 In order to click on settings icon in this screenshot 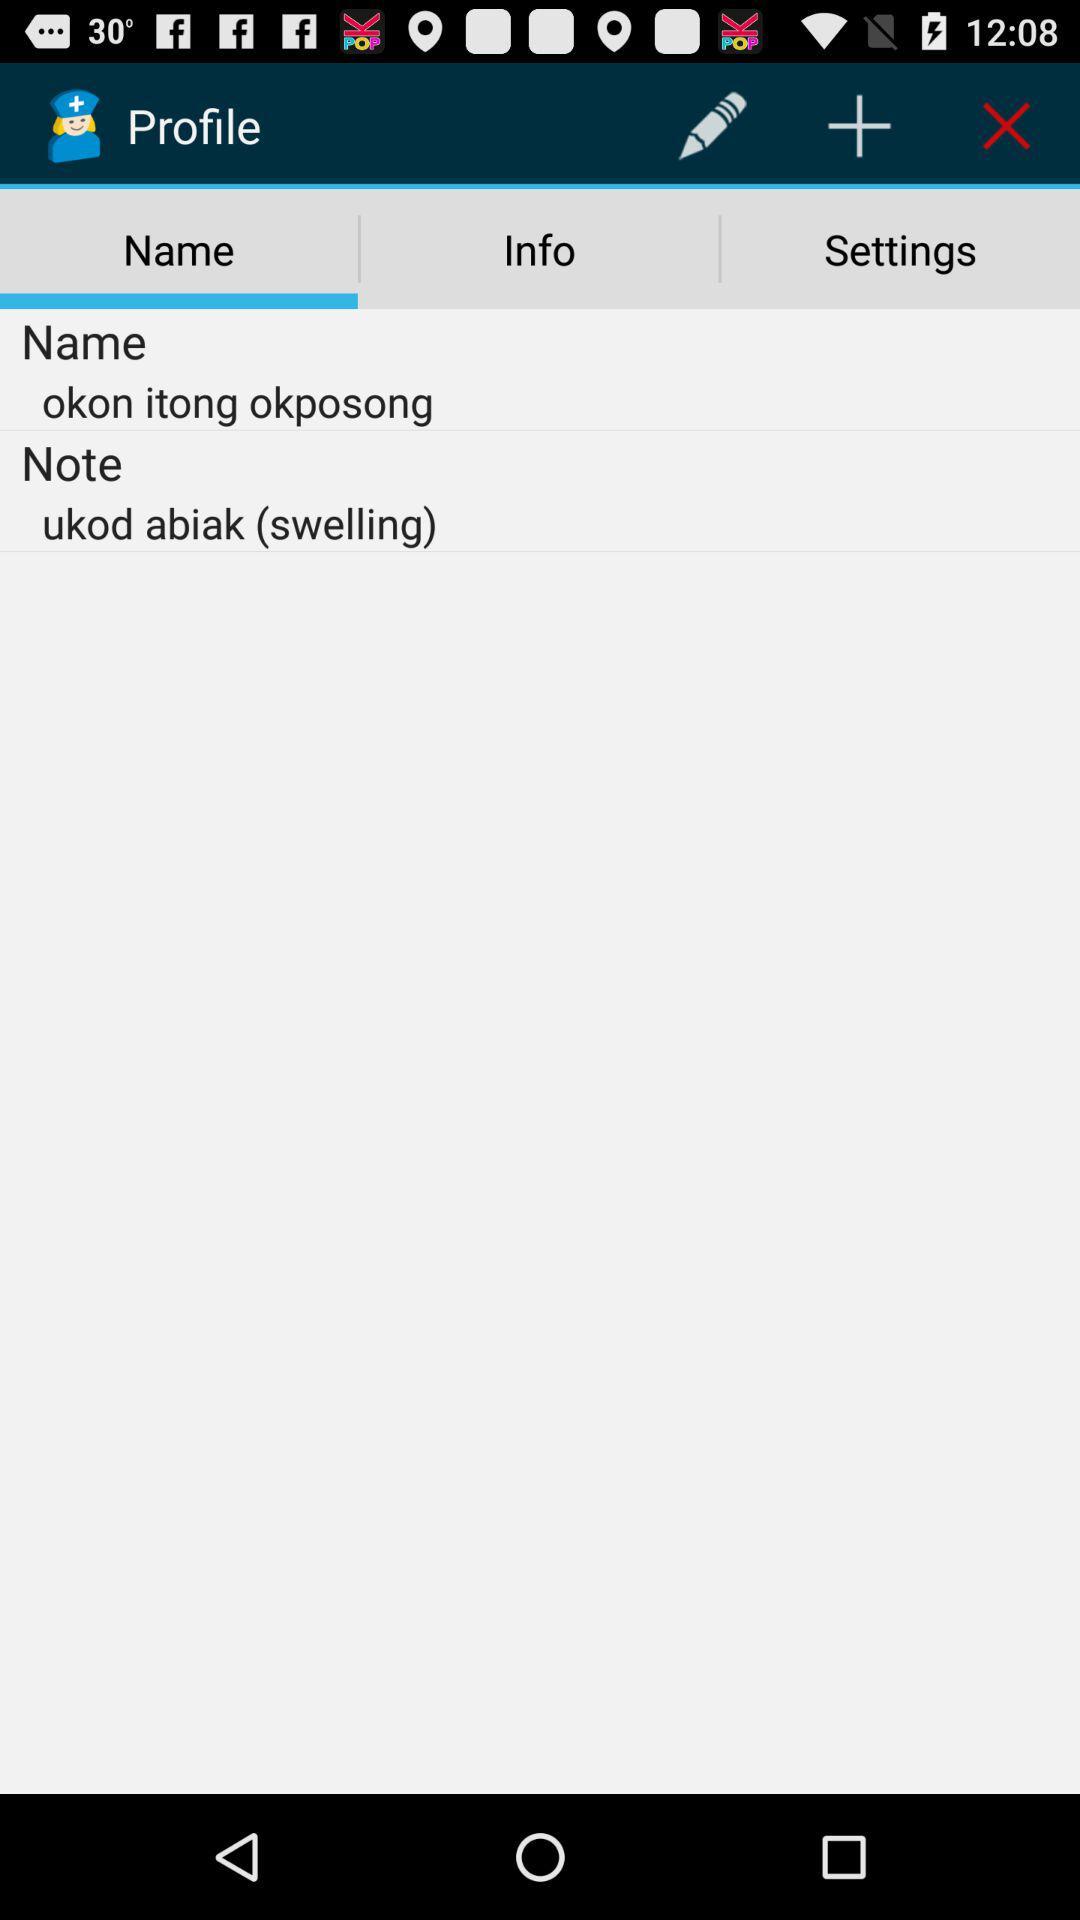, I will do `click(900, 248)`.